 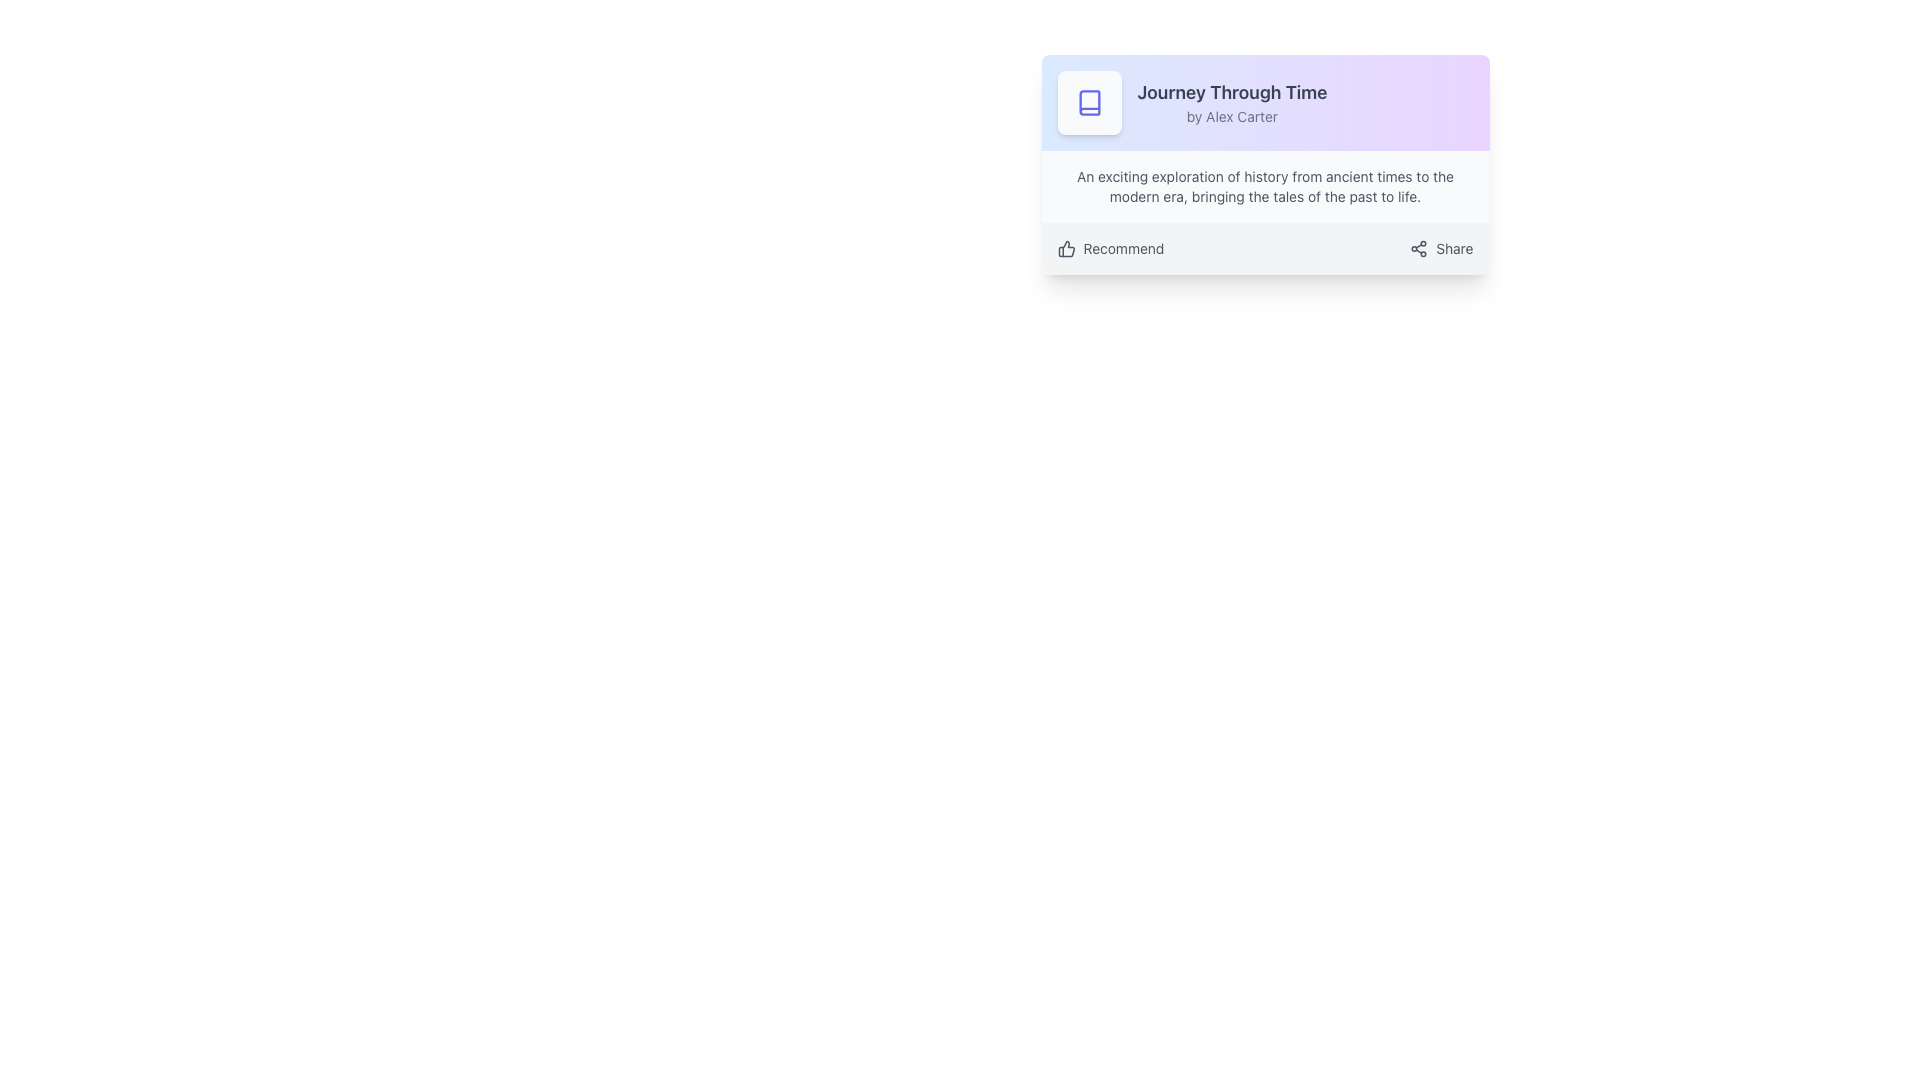 I want to click on the 'Recommend' button on the Interactive Panel located at the bottom of the card layout, so click(x=1264, y=248).